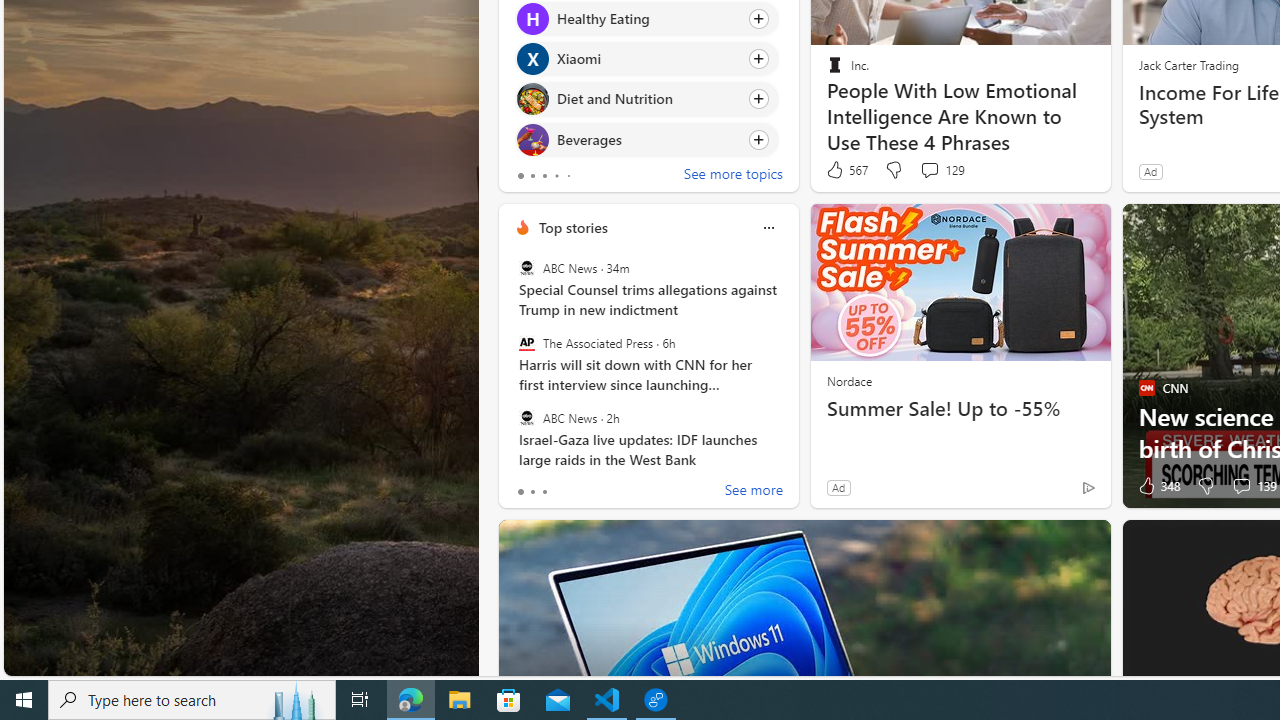 This screenshot has height=720, width=1280. What do you see at coordinates (928, 168) in the screenshot?
I see `'View comments 129 Comment'` at bounding box center [928, 168].